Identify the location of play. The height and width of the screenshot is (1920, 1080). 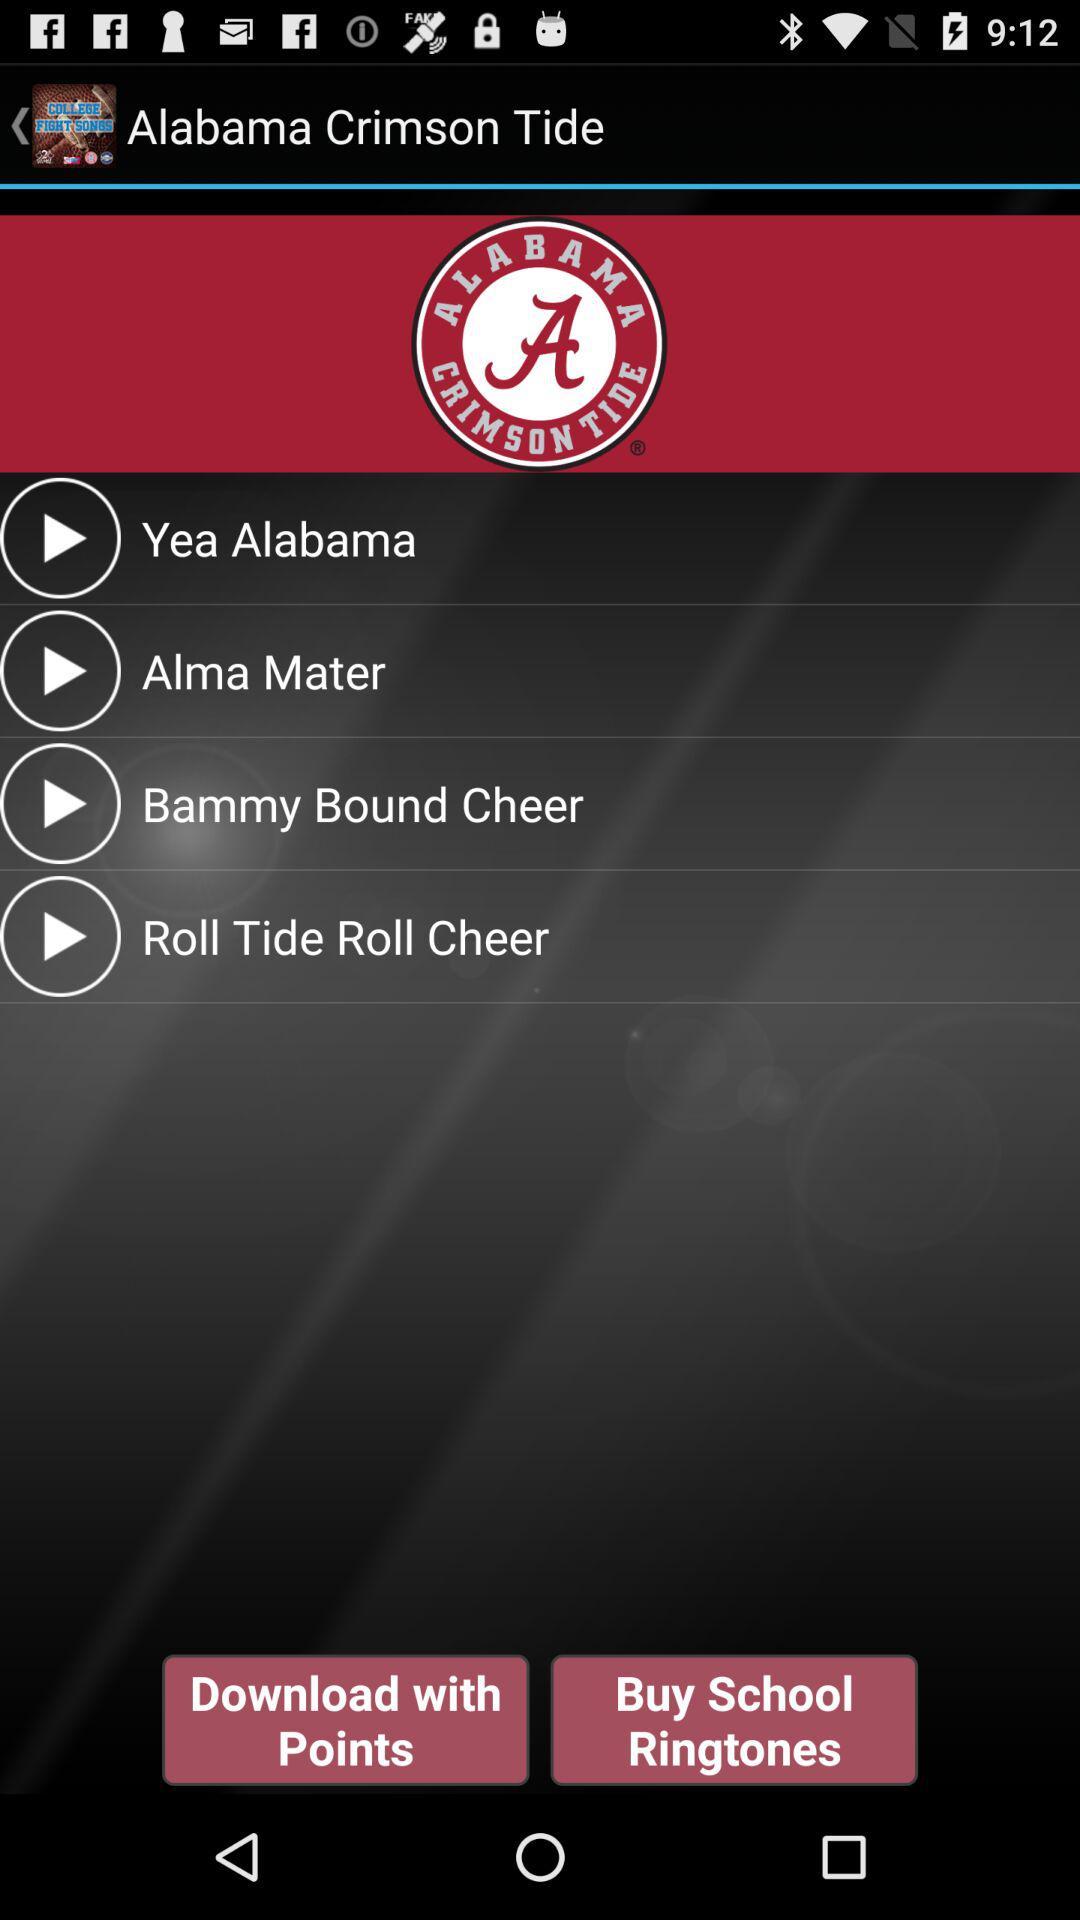
(59, 935).